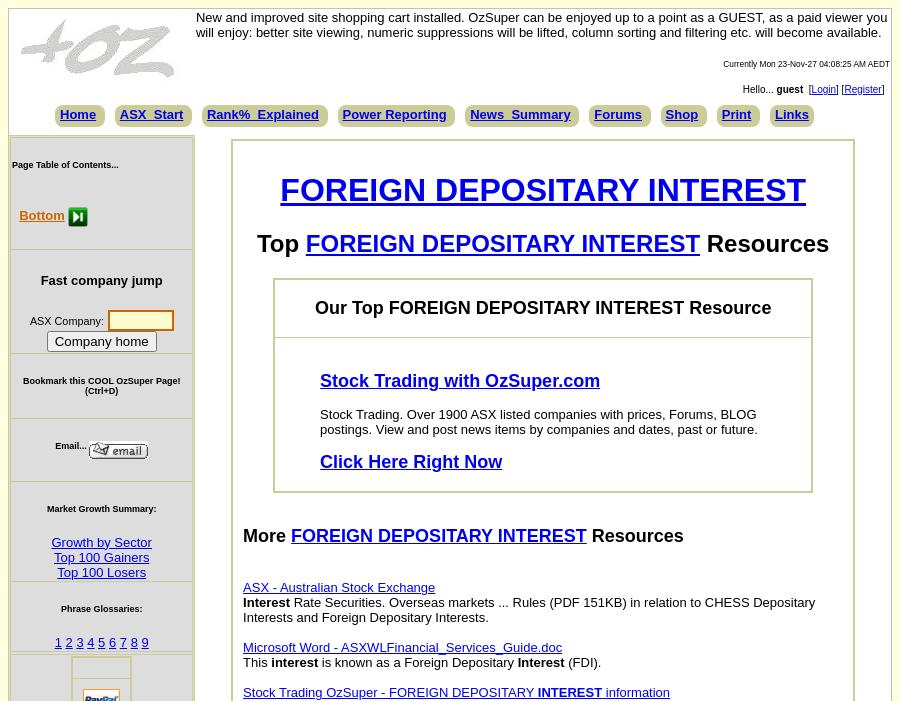  What do you see at coordinates (110, 641) in the screenshot?
I see `'6'` at bounding box center [110, 641].